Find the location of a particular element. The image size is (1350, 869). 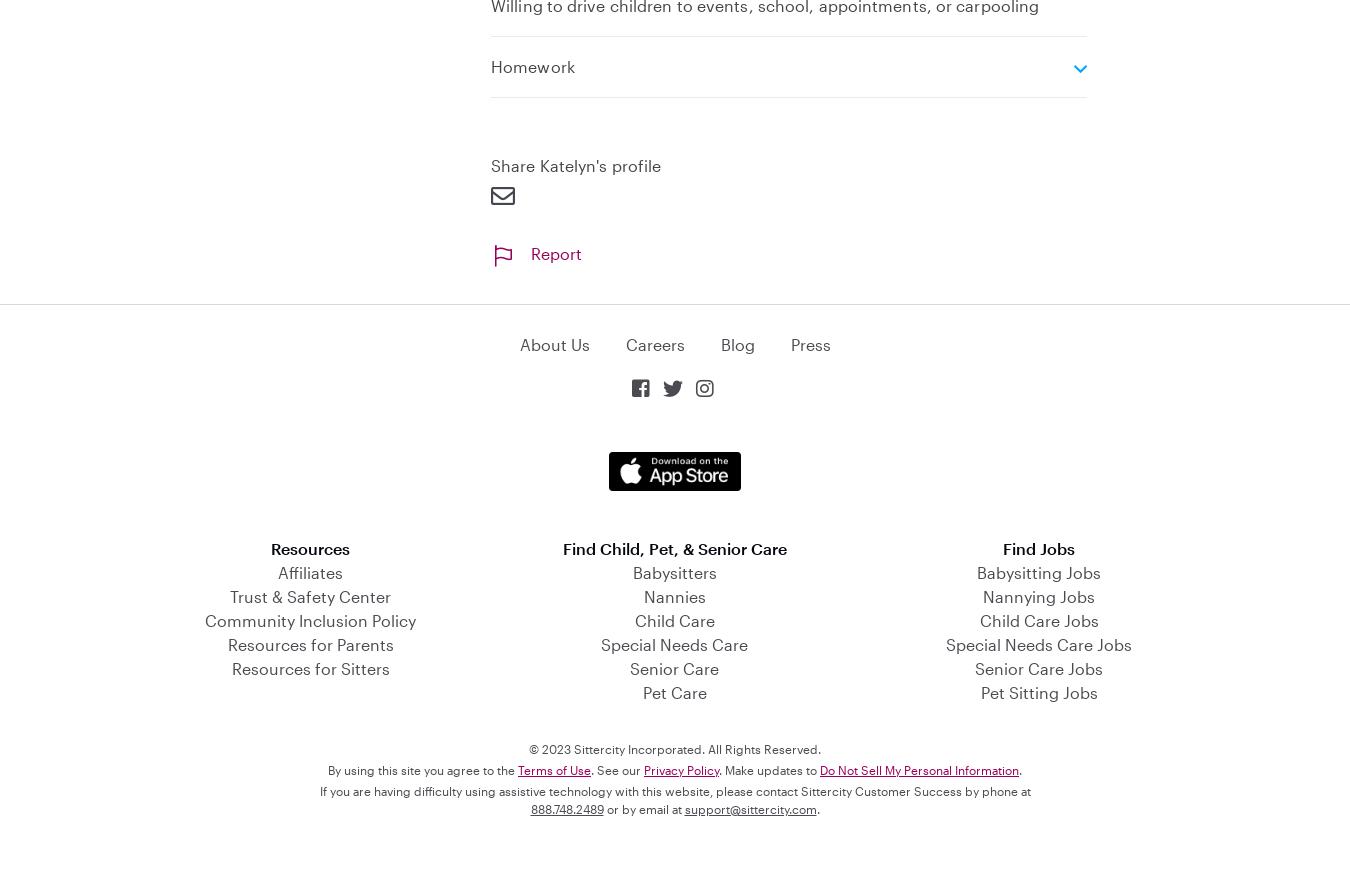

'Share Katelyn's profile' is located at coordinates (576, 163).